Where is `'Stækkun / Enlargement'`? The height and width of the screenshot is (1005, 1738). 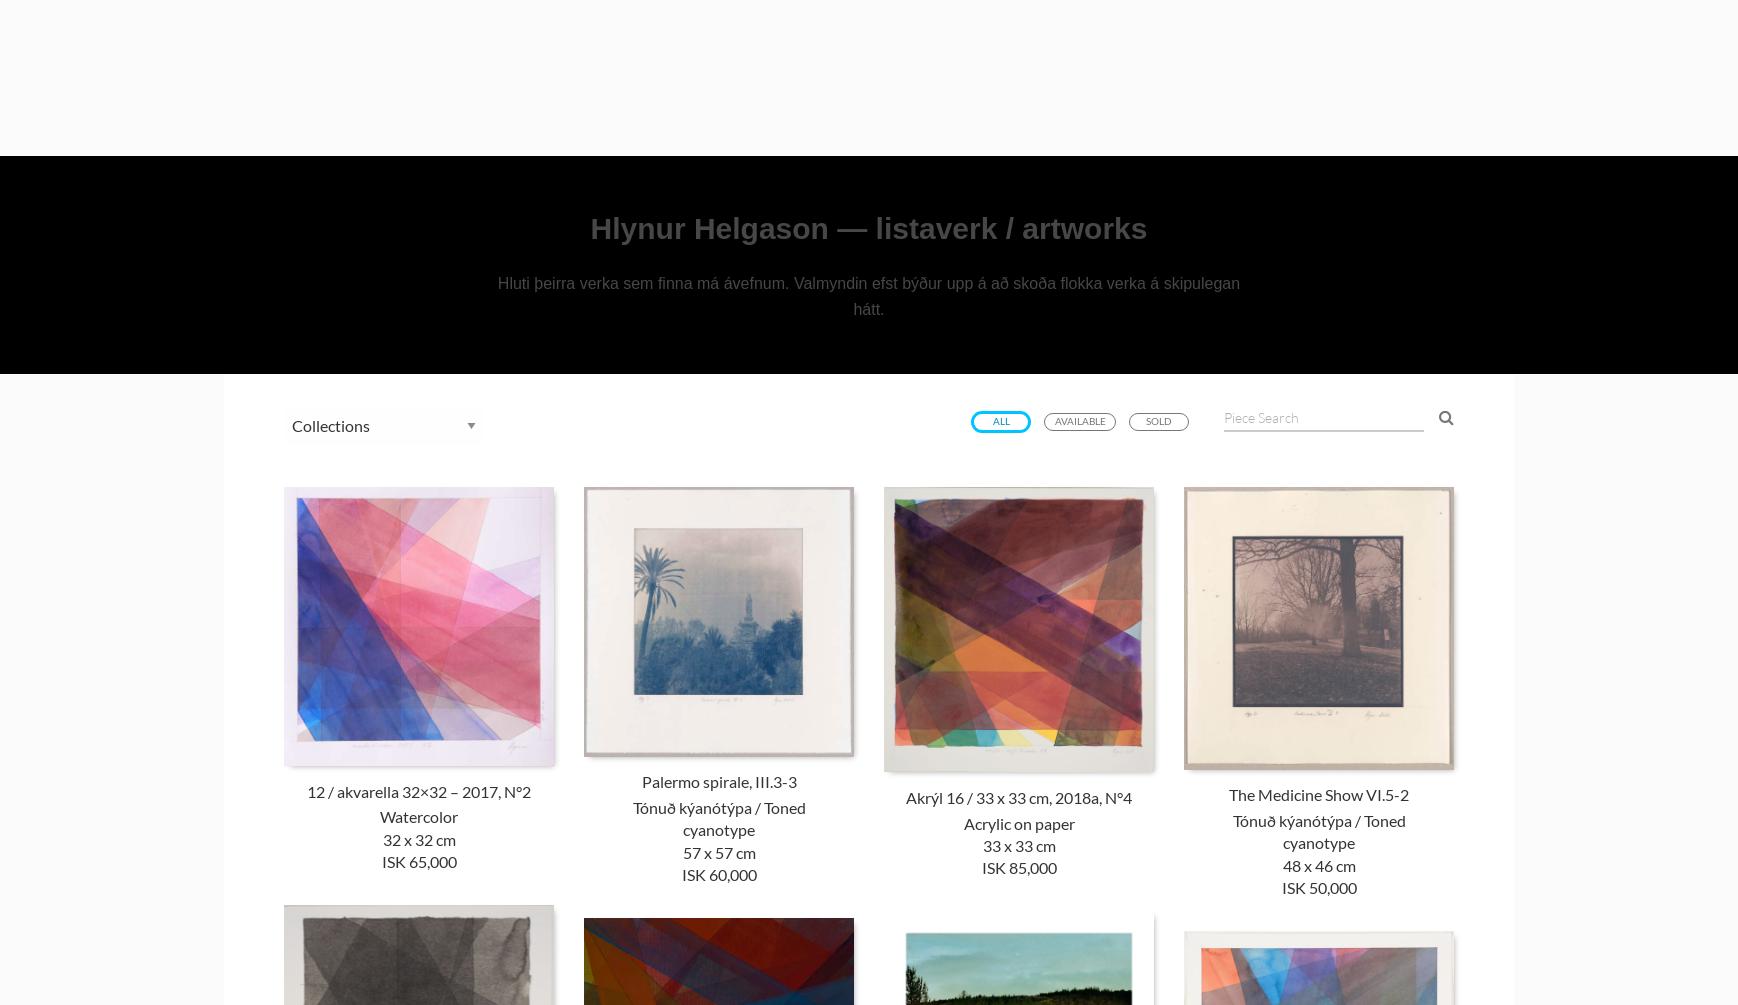 'Stækkun / Enlargement' is located at coordinates (1068, 340).